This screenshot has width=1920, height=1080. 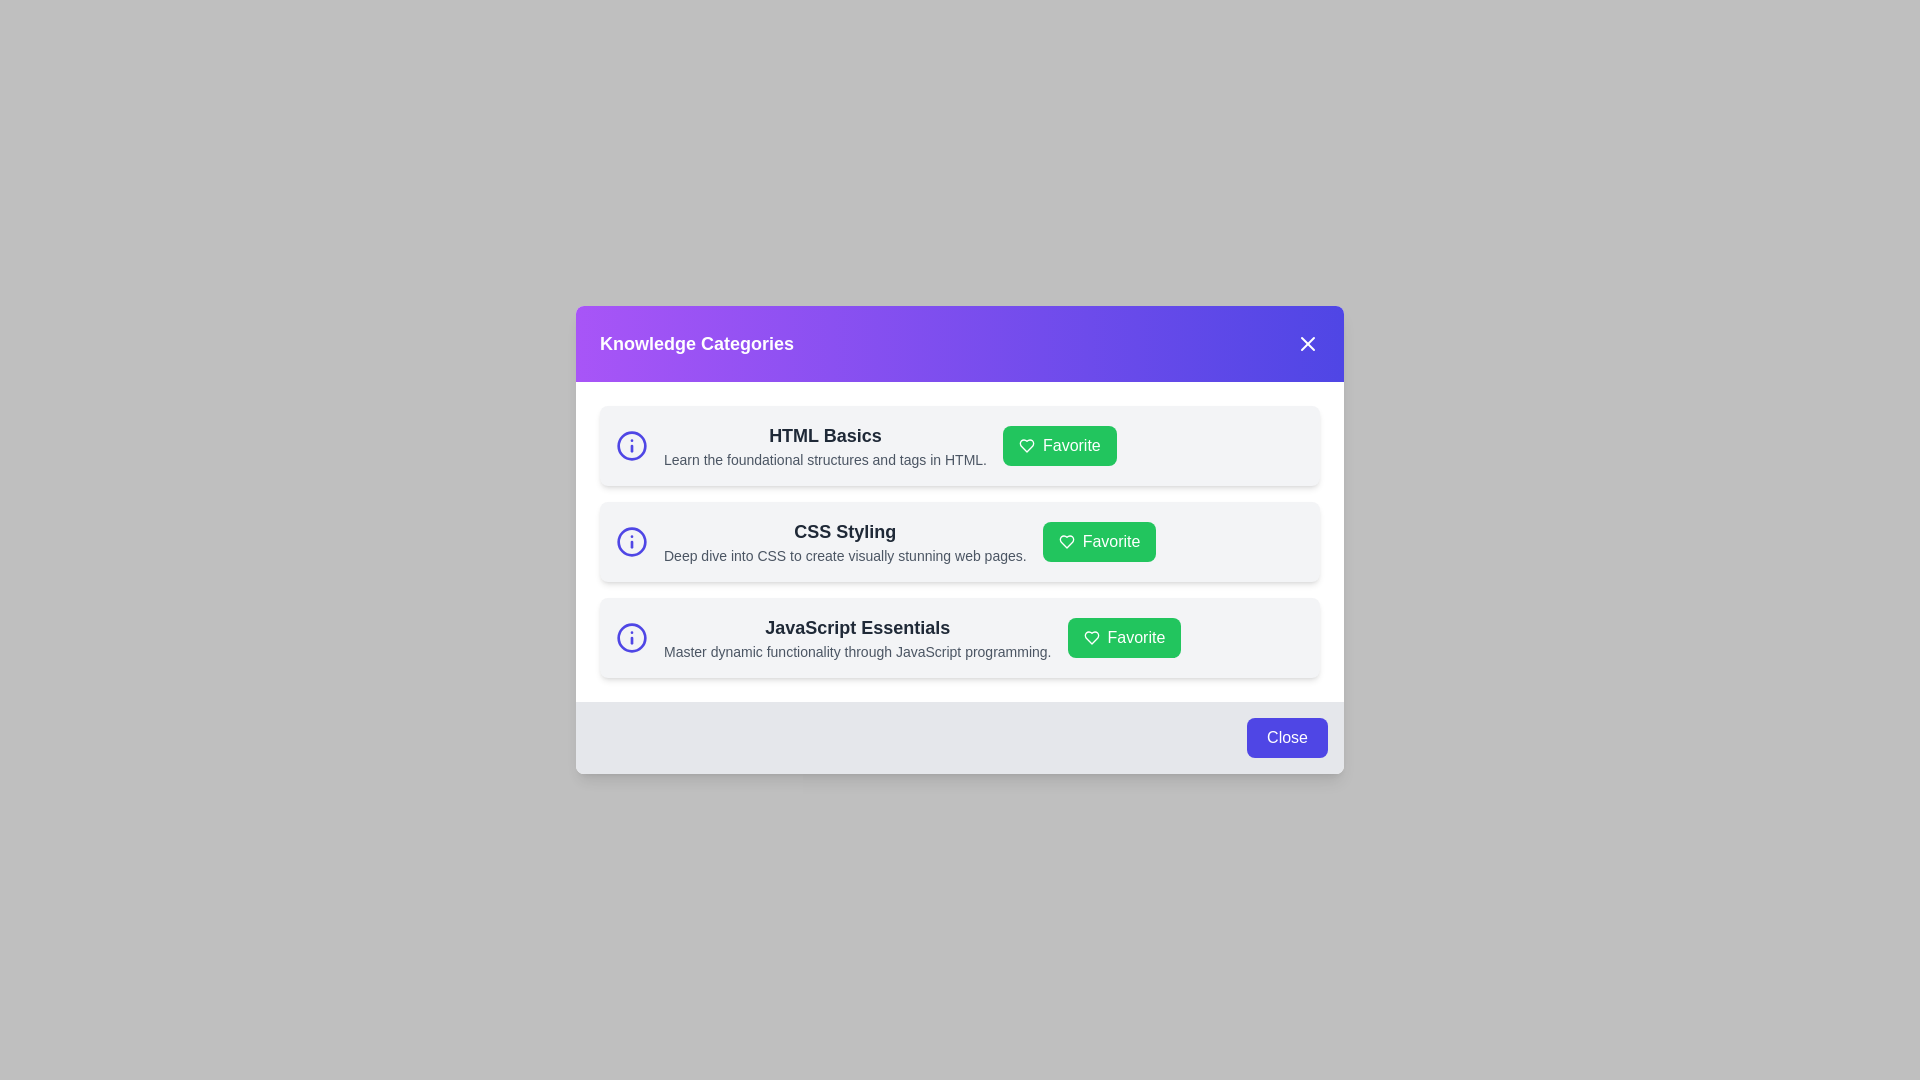 I want to click on the Text Box with Title 'HTML Basics' and Description 'Learn the foundational structures and tags in HTML.' which is the first item in the list of knowledge categories, centrally aligned in the upper section, positioned between an informational icon and a 'Favorite' button, so click(x=825, y=445).